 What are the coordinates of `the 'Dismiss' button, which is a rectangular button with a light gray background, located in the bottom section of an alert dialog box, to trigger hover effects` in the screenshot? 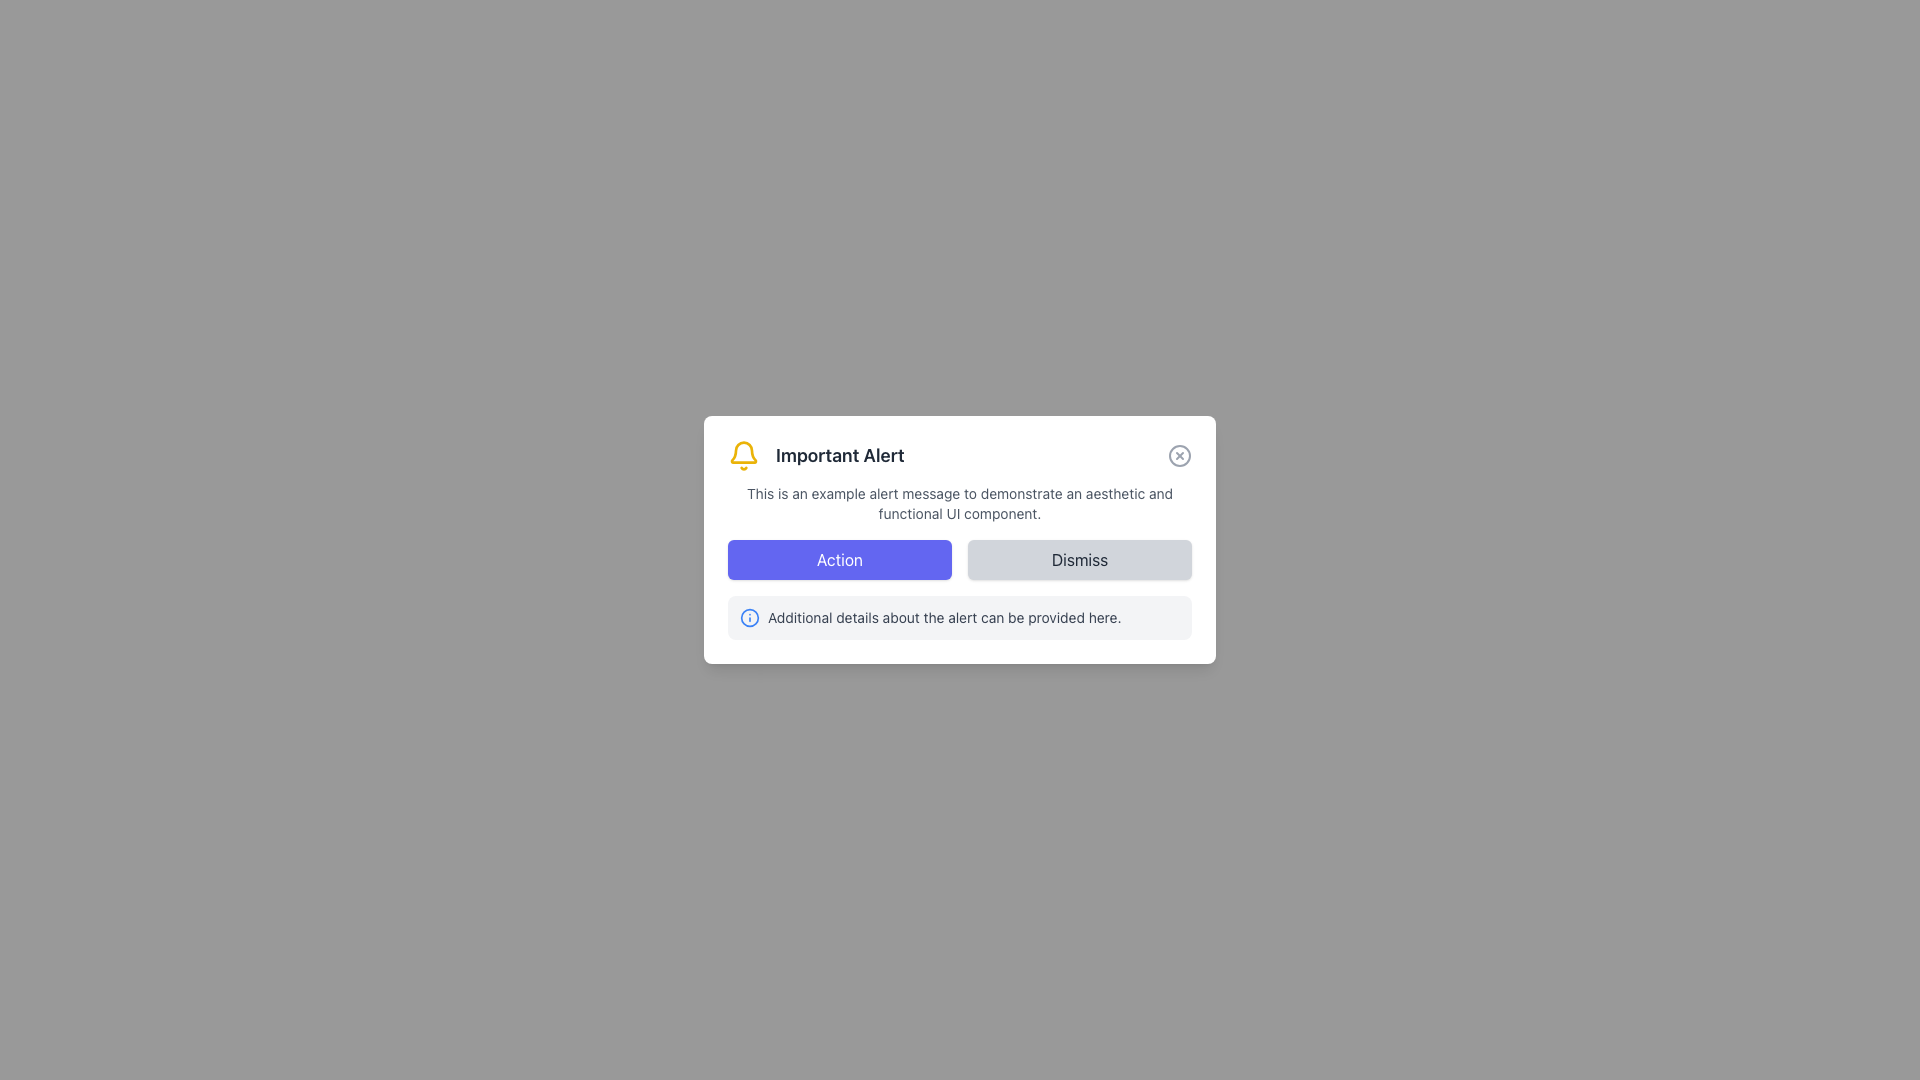 It's located at (1079, 559).